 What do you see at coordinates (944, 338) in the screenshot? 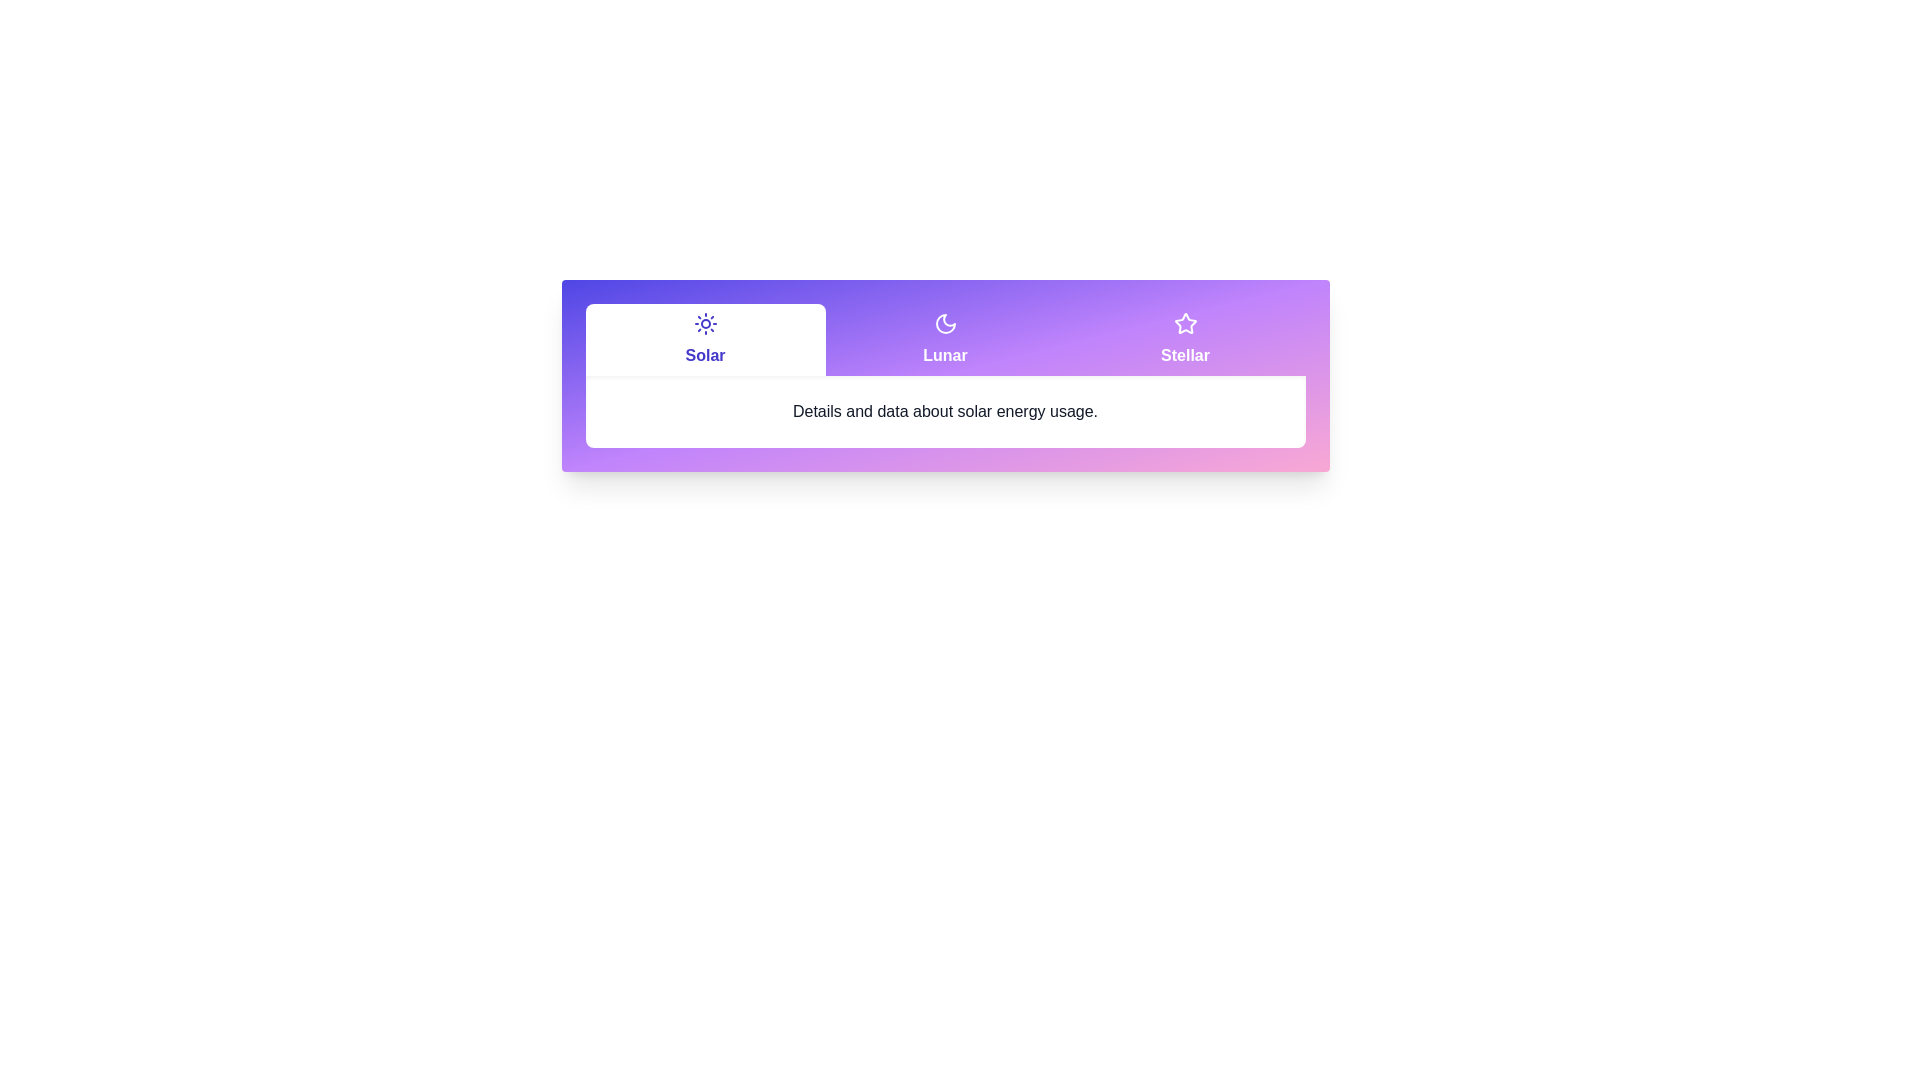
I see `the Lunar tab by clicking its header` at bounding box center [944, 338].